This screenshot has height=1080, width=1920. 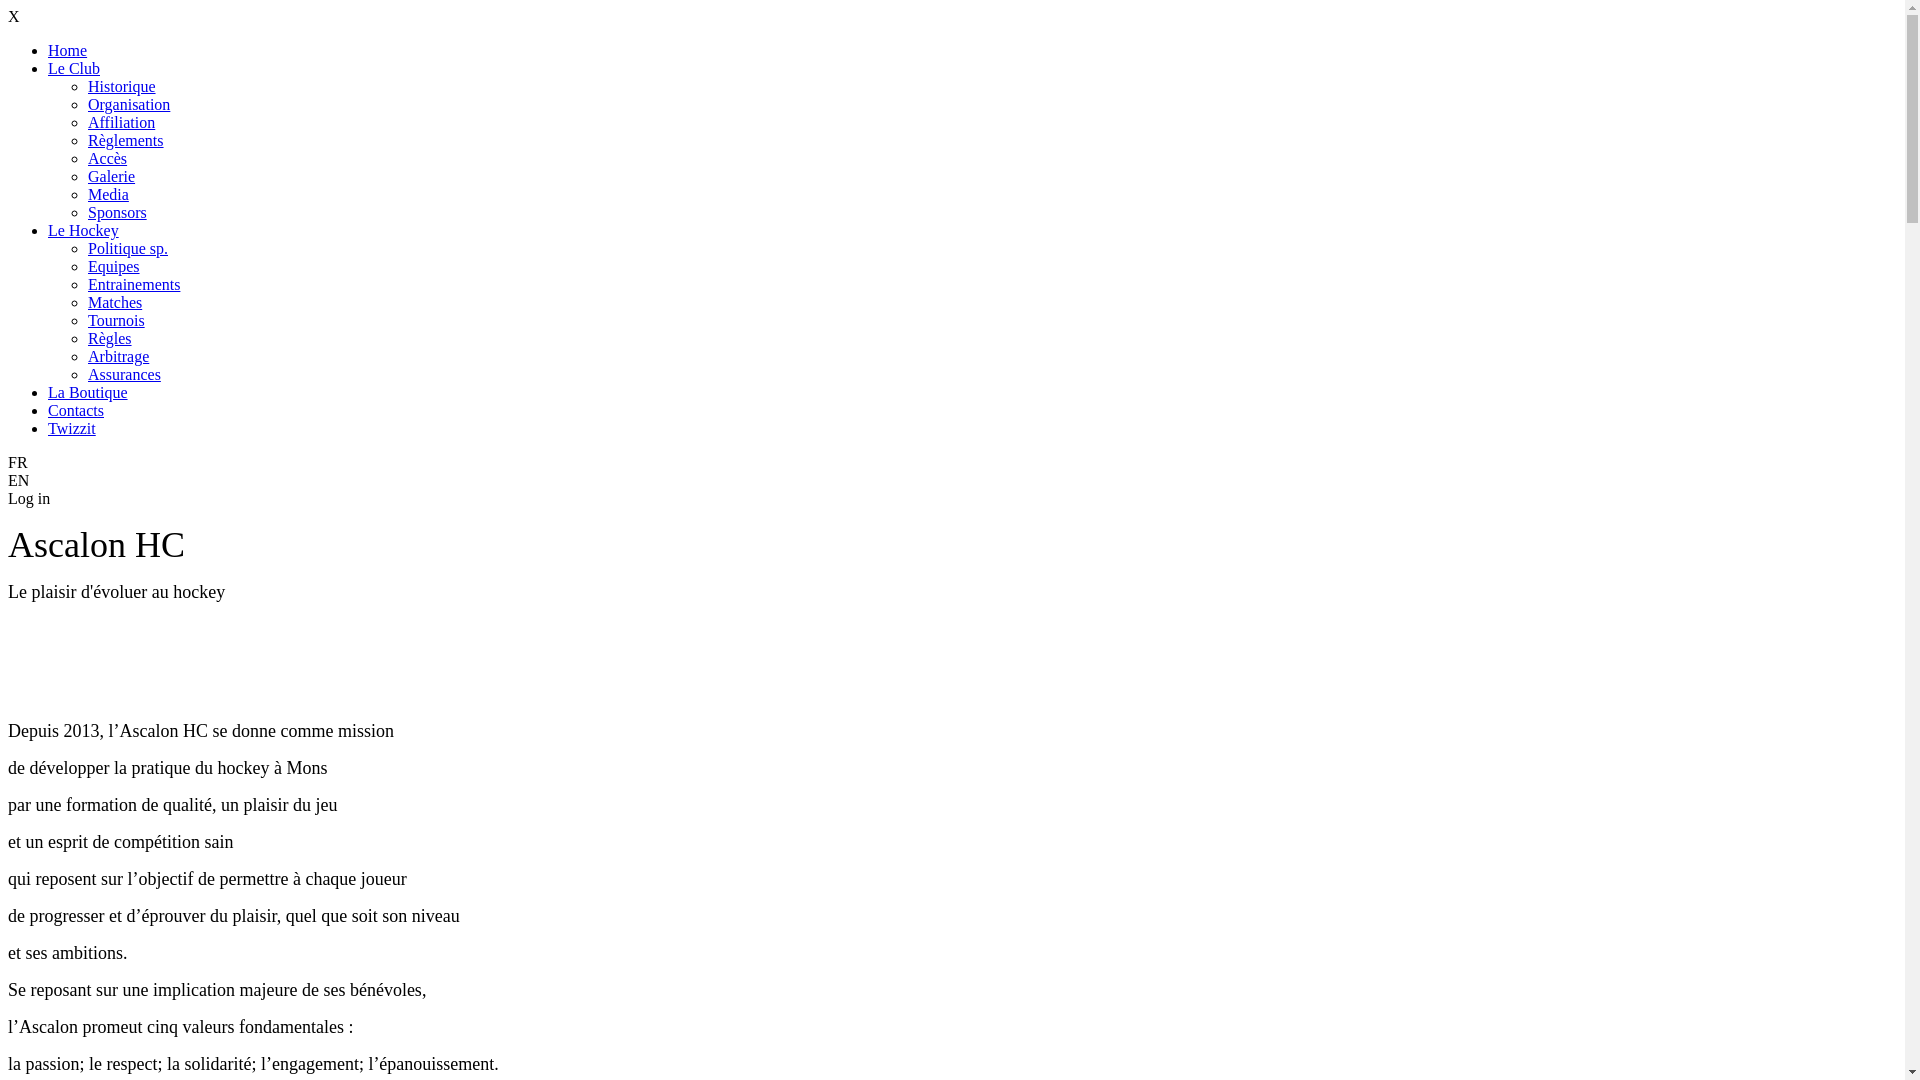 What do you see at coordinates (8, 16) in the screenshot?
I see `'X'` at bounding box center [8, 16].